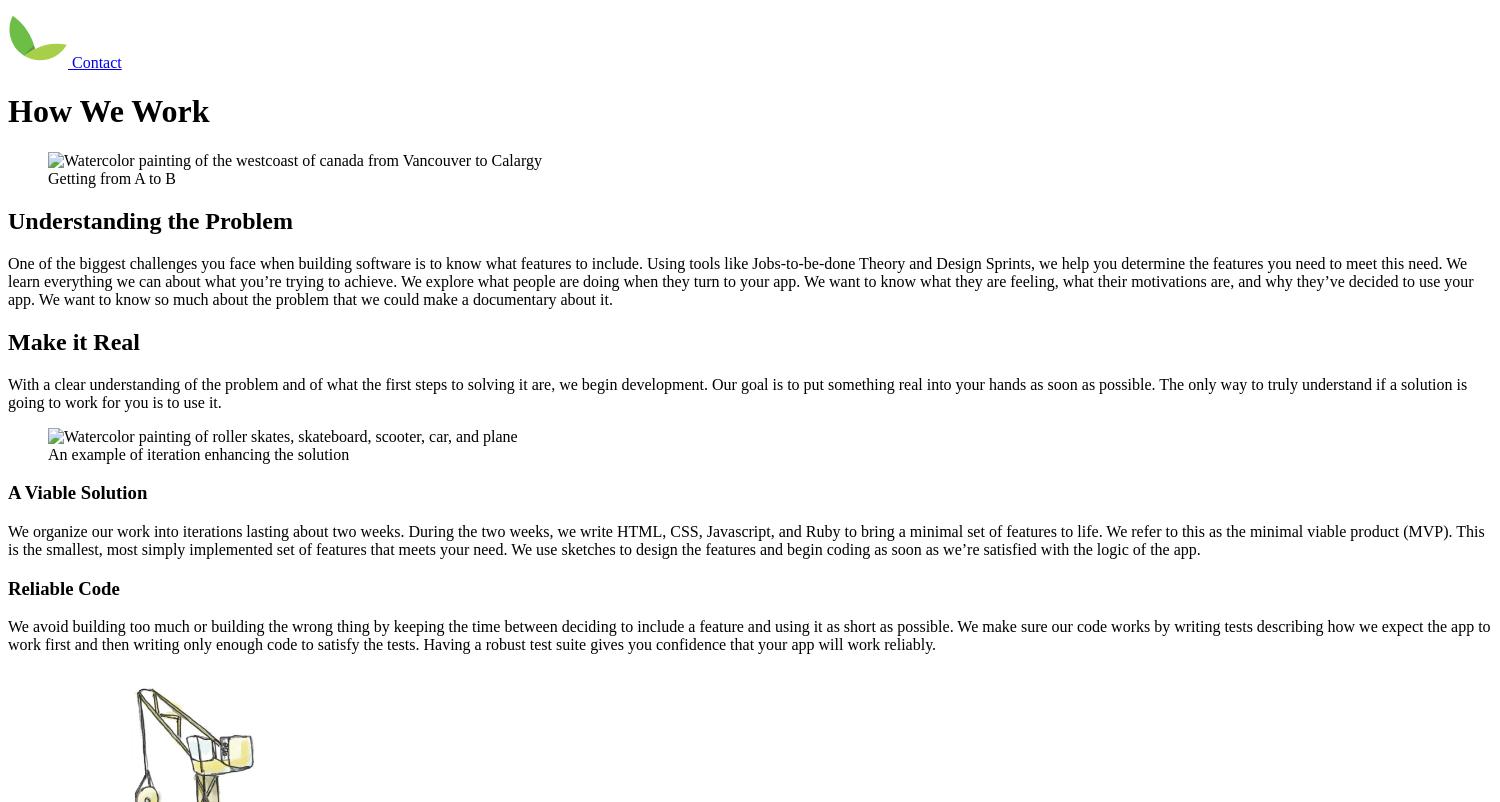 The image size is (1500, 802). What do you see at coordinates (72, 341) in the screenshot?
I see `'Make it Real'` at bounding box center [72, 341].